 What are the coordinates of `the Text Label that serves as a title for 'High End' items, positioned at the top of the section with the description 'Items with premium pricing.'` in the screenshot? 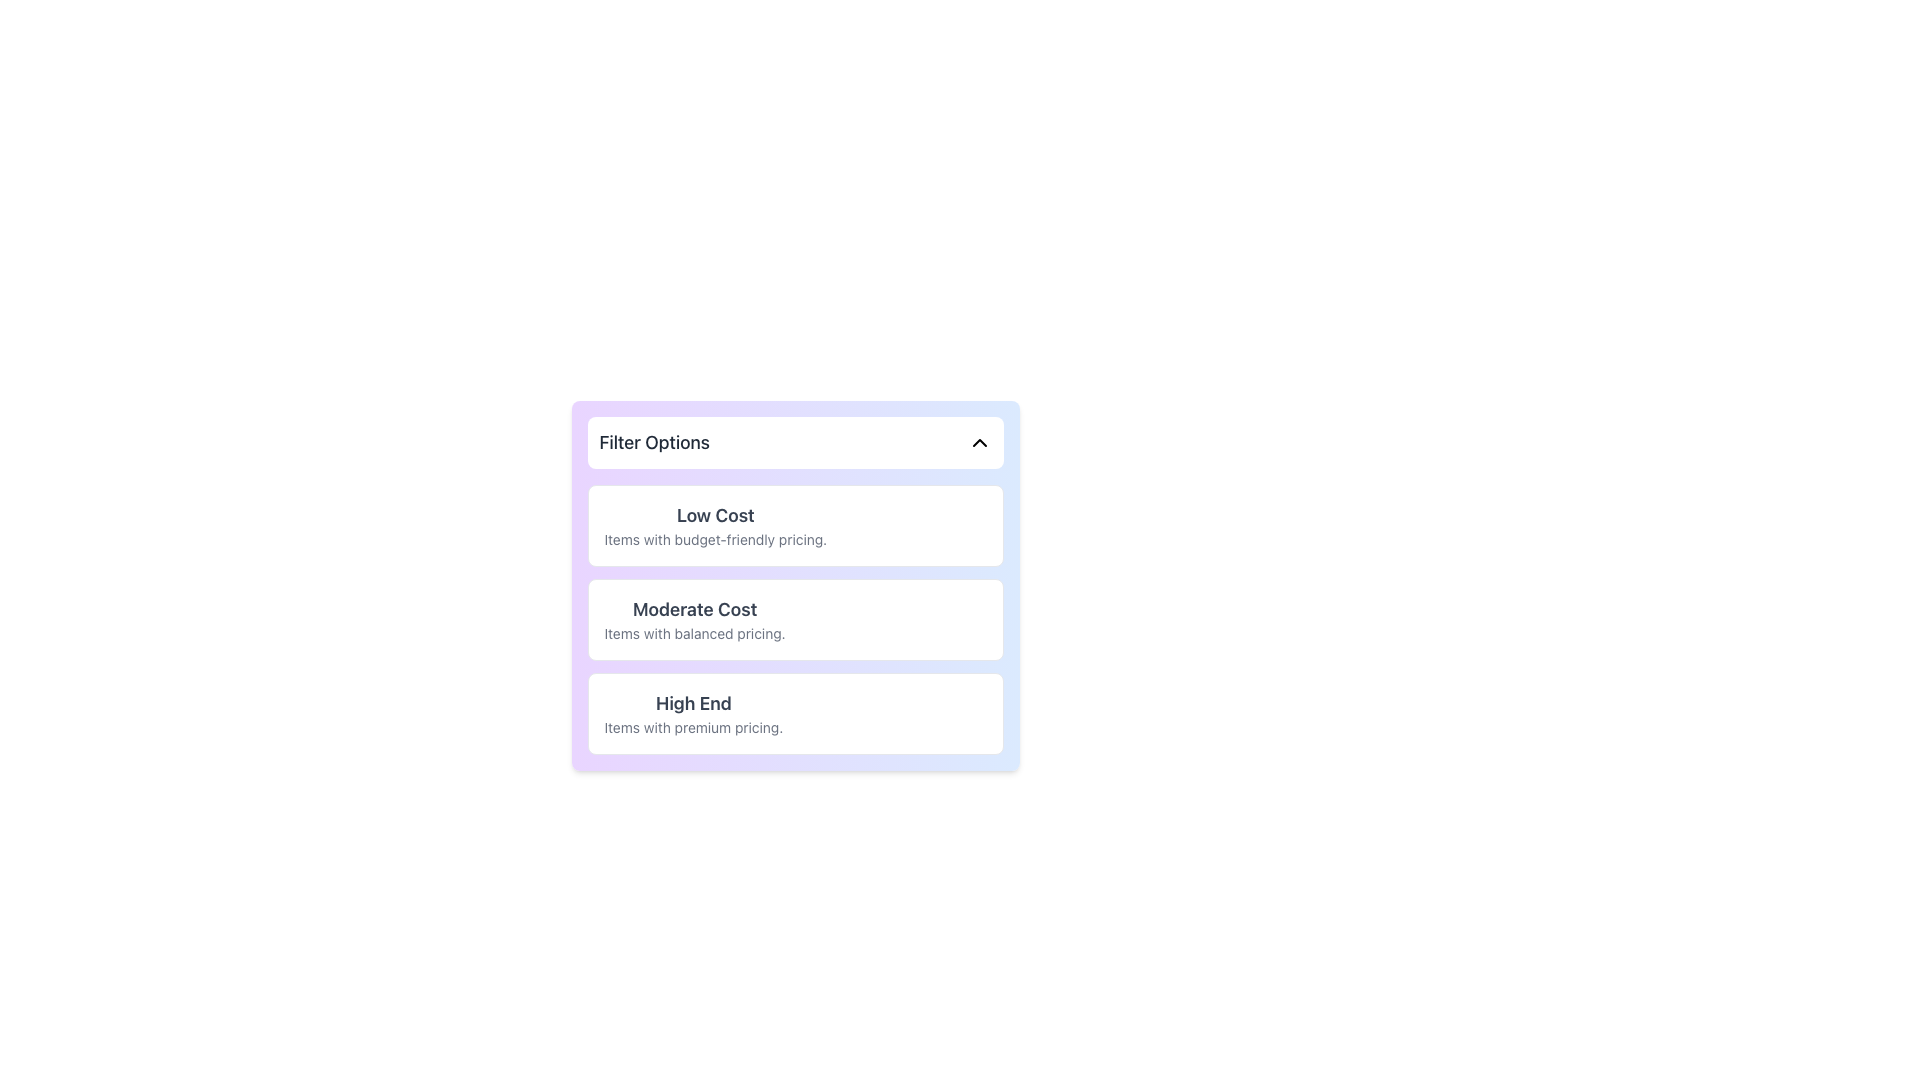 It's located at (693, 703).